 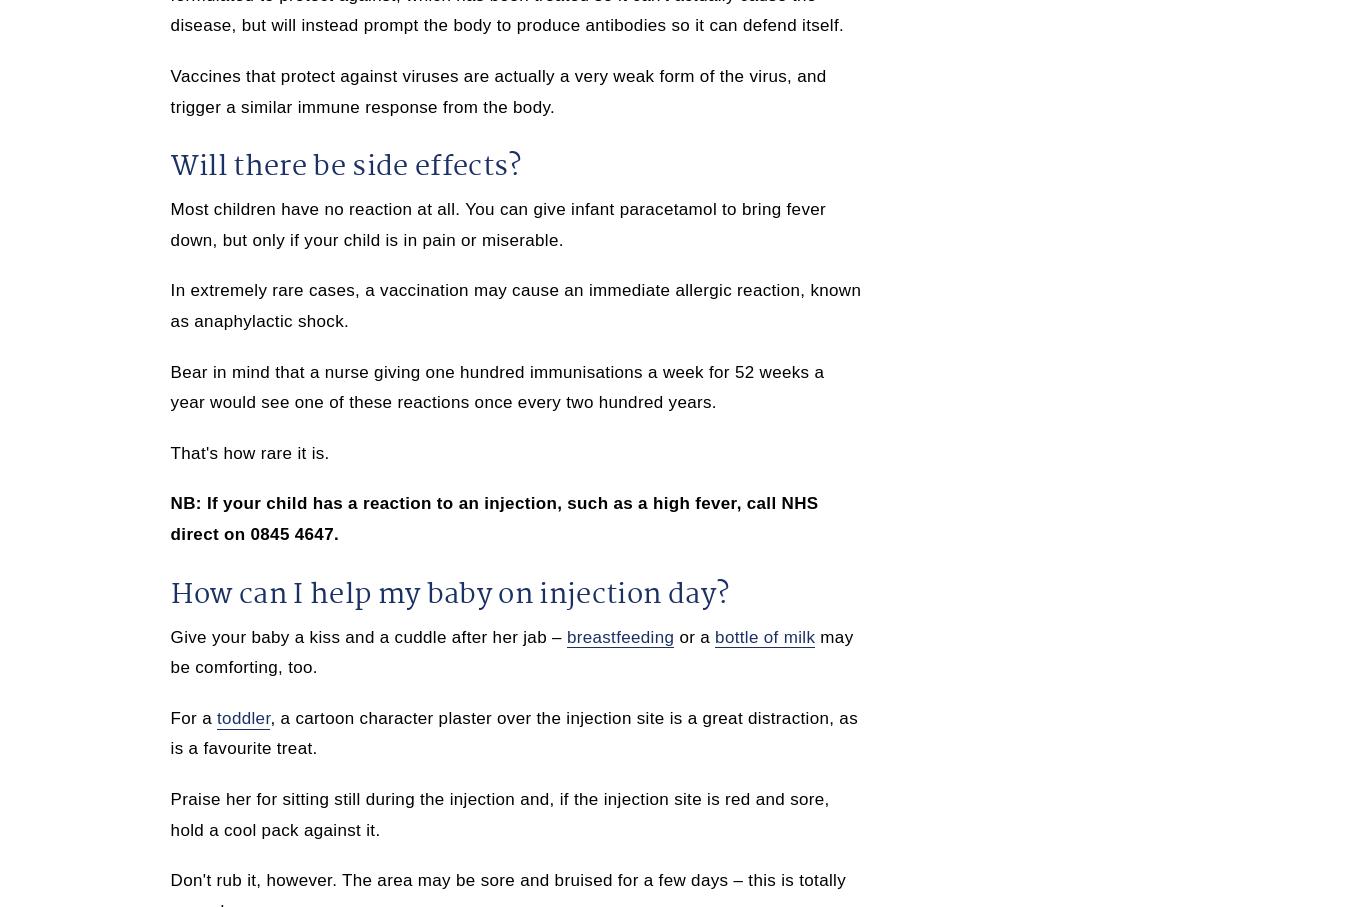 I want to click on 'bottle of milk', so click(x=764, y=636).